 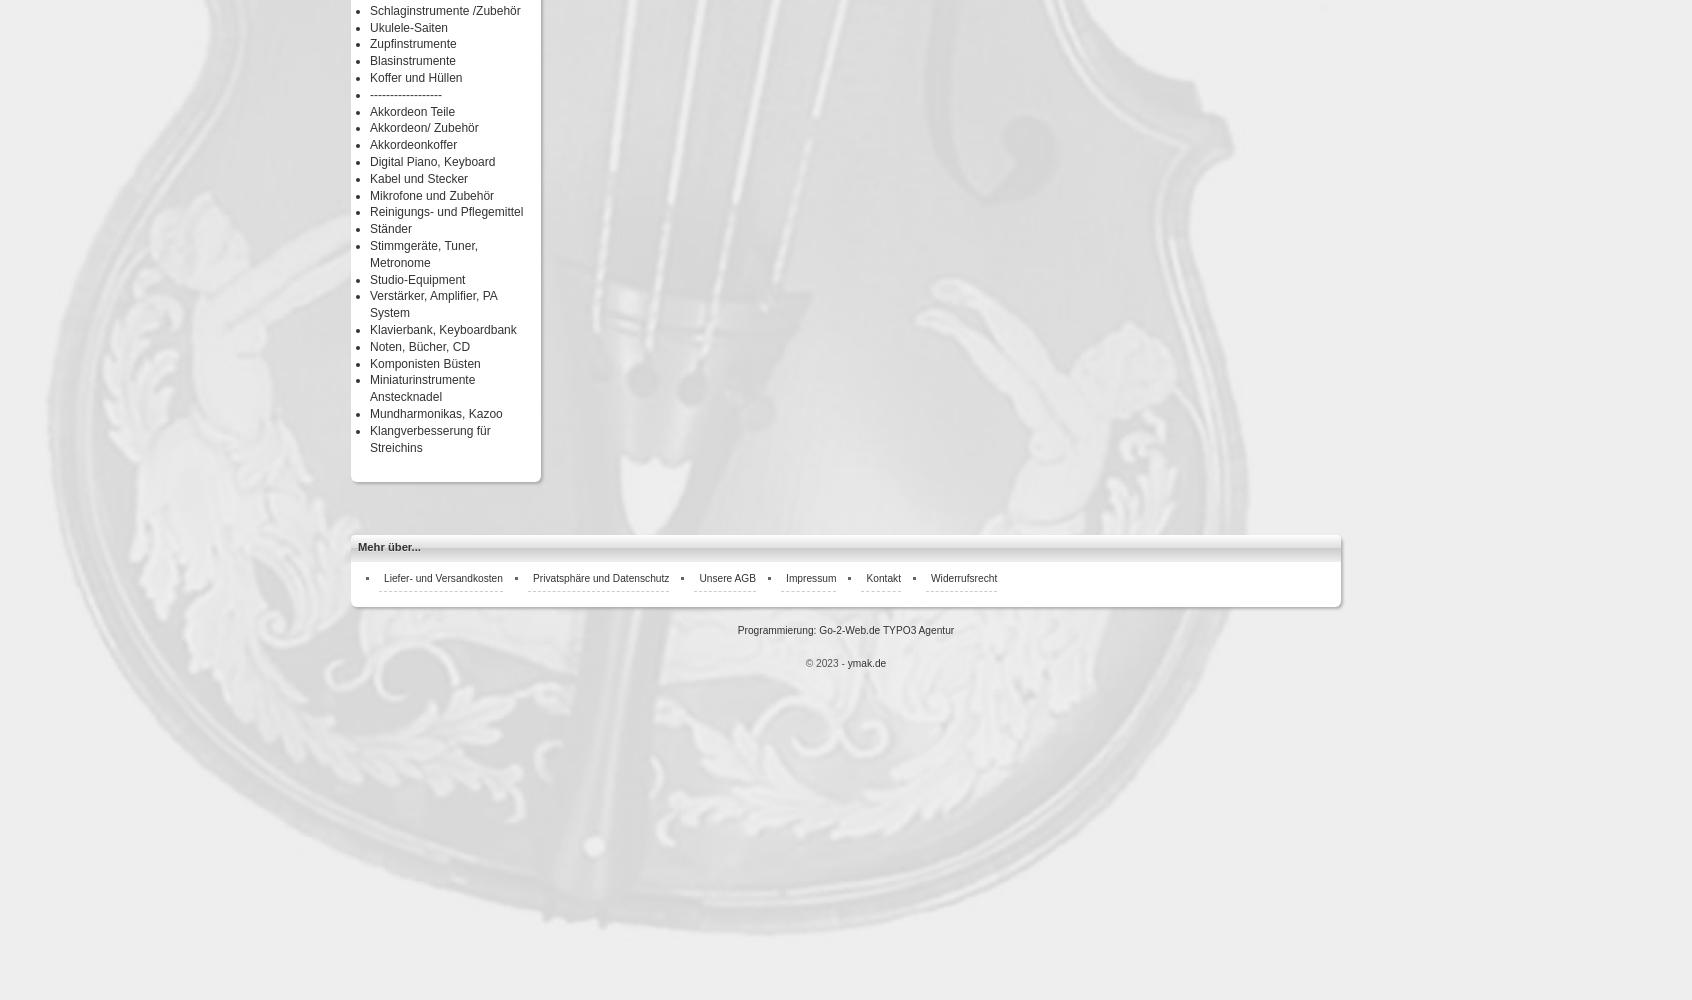 What do you see at coordinates (441, 576) in the screenshot?
I see `'Liefer- und Versandkosten'` at bounding box center [441, 576].